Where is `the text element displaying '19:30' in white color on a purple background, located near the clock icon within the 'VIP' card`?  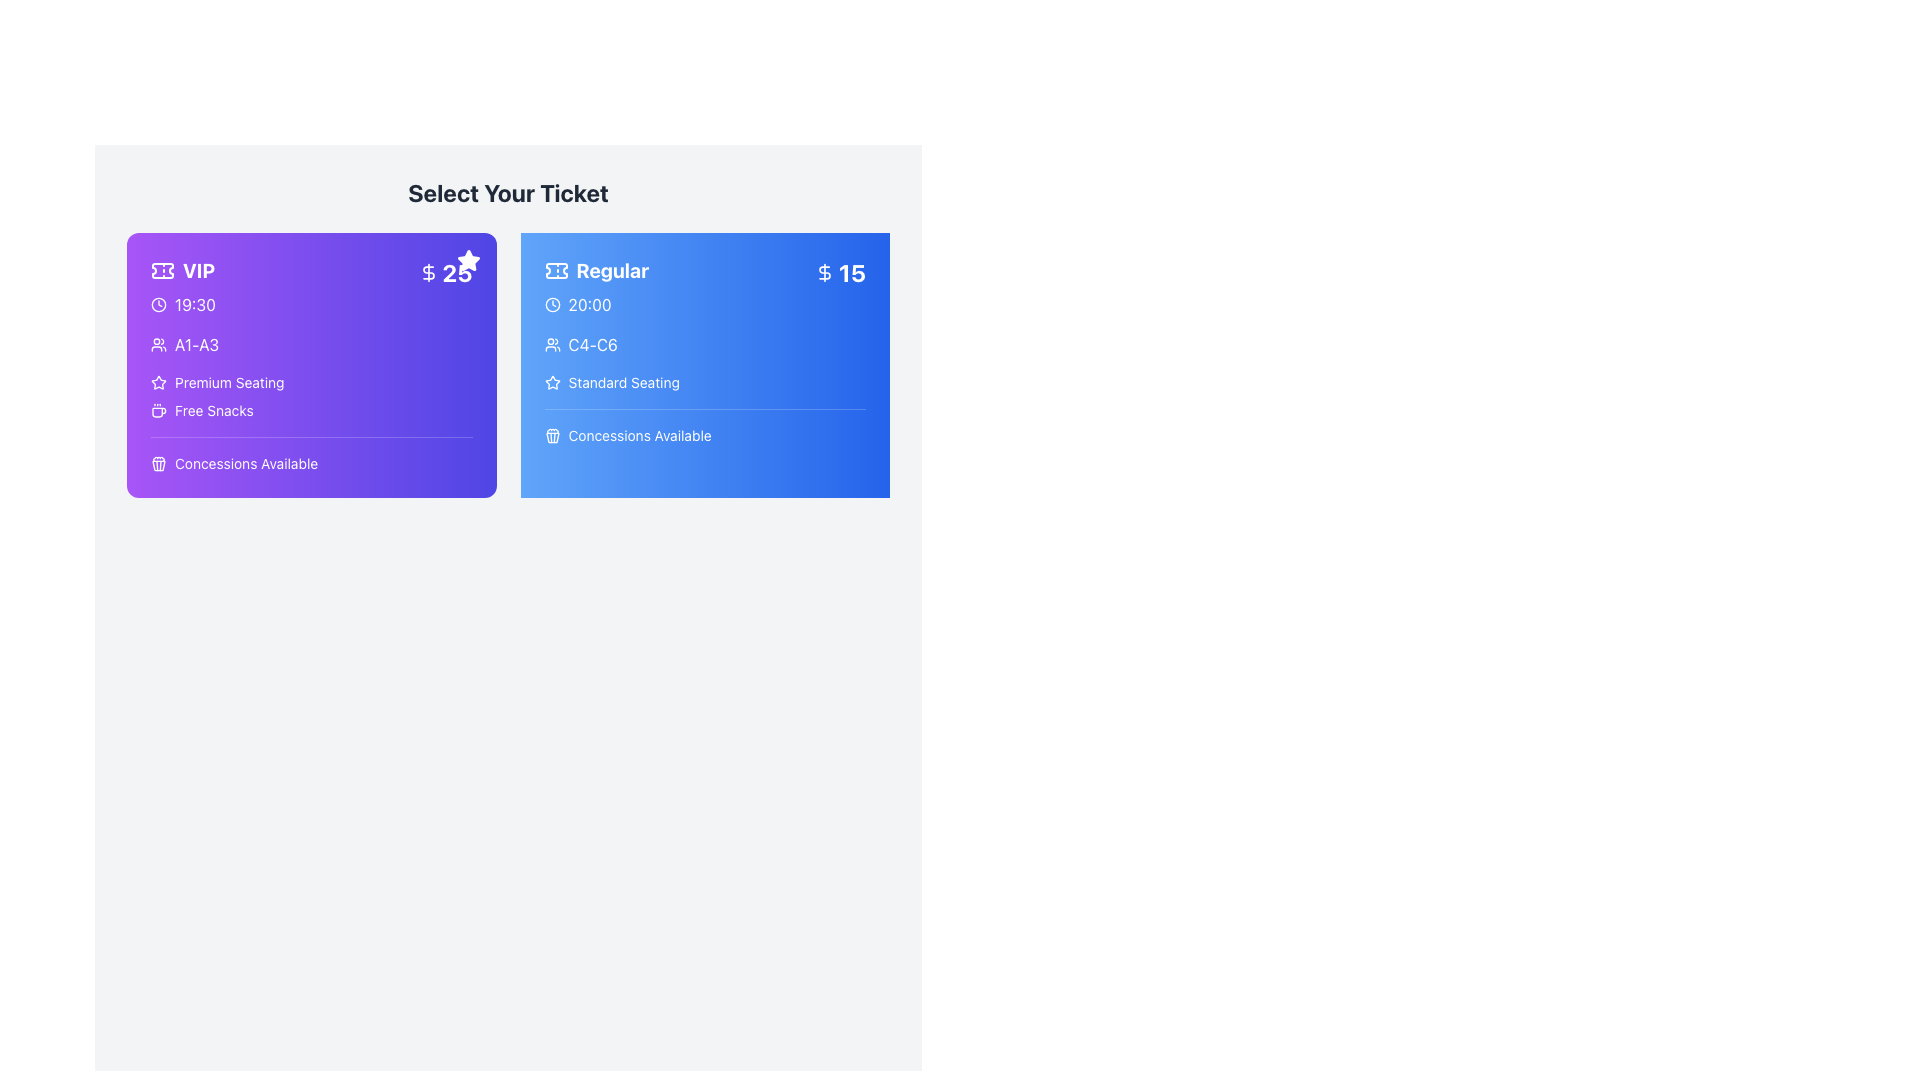
the text element displaying '19:30' in white color on a purple background, located near the clock icon within the 'VIP' card is located at coordinates (195, 304).